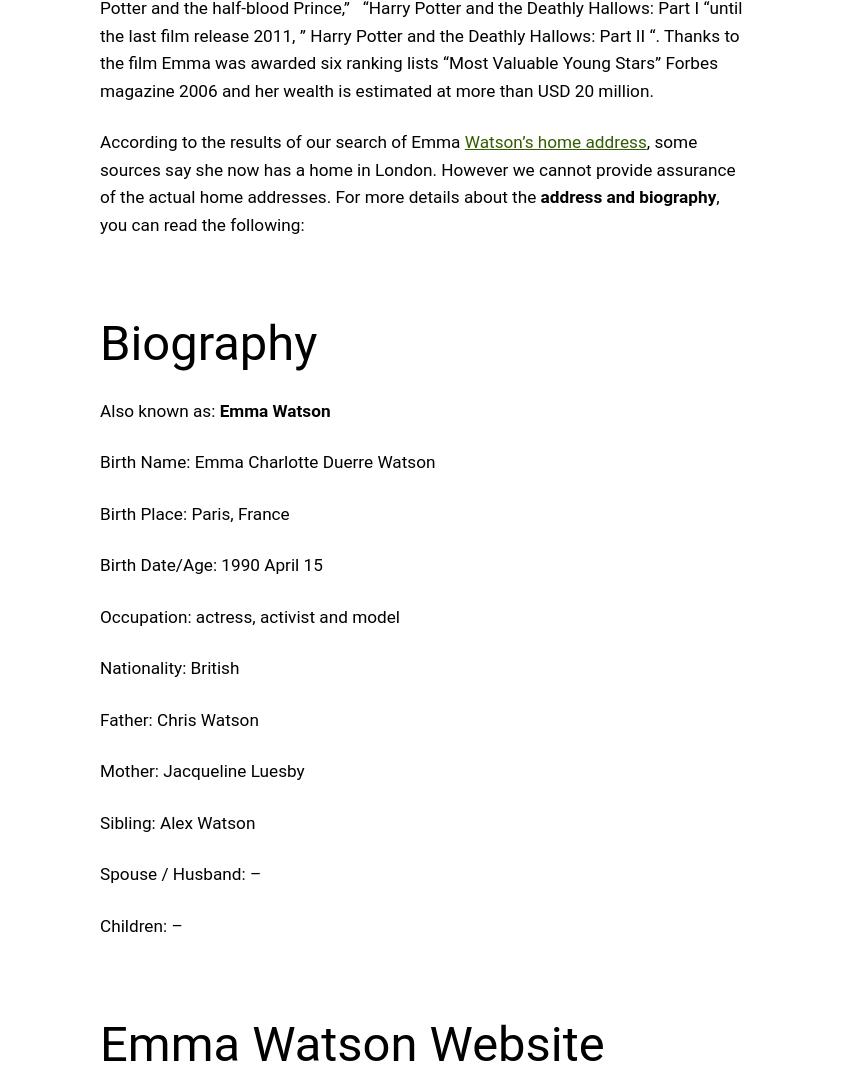  I want to click on 'According to the results of our search of Emma', so click(281, 140).